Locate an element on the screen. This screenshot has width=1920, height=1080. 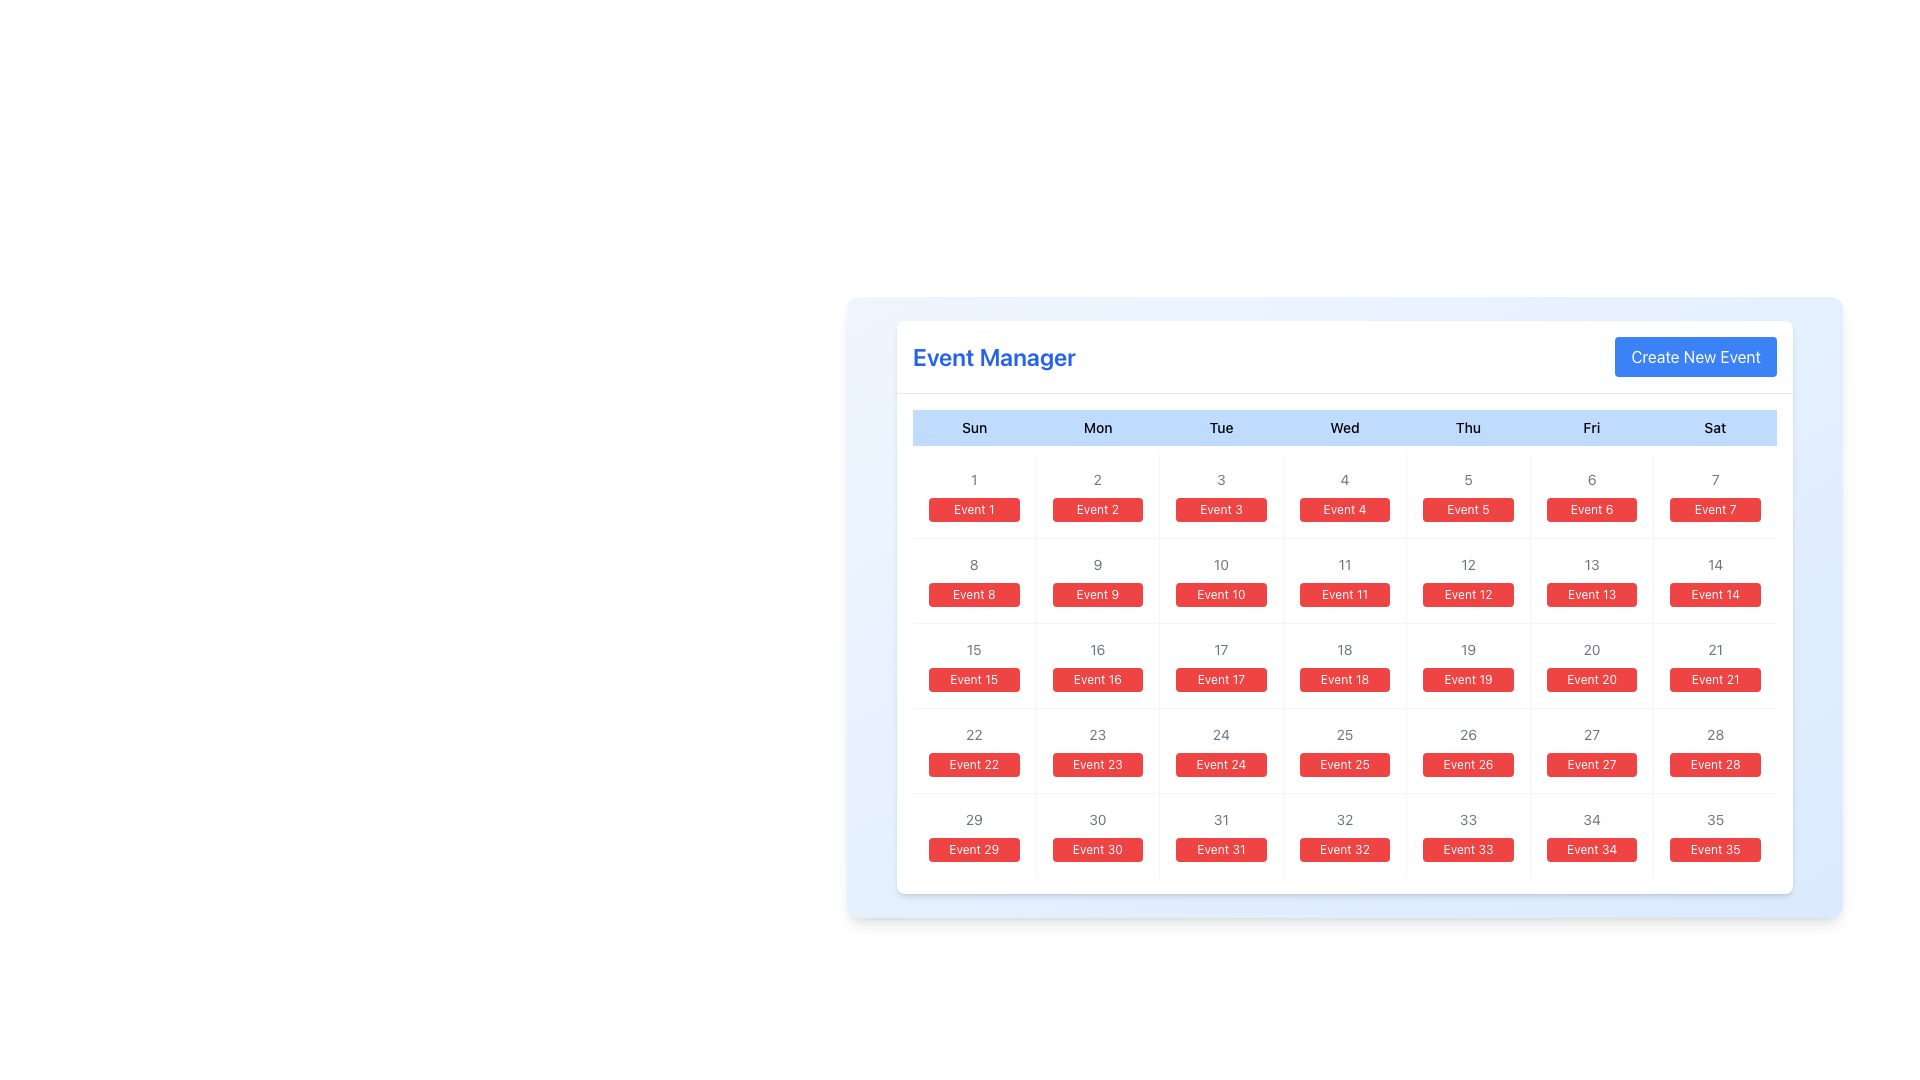
the text label representing the day number for Tuesday, located in the second row and third column of the calendar grid is located at coordinates (1220, 564).